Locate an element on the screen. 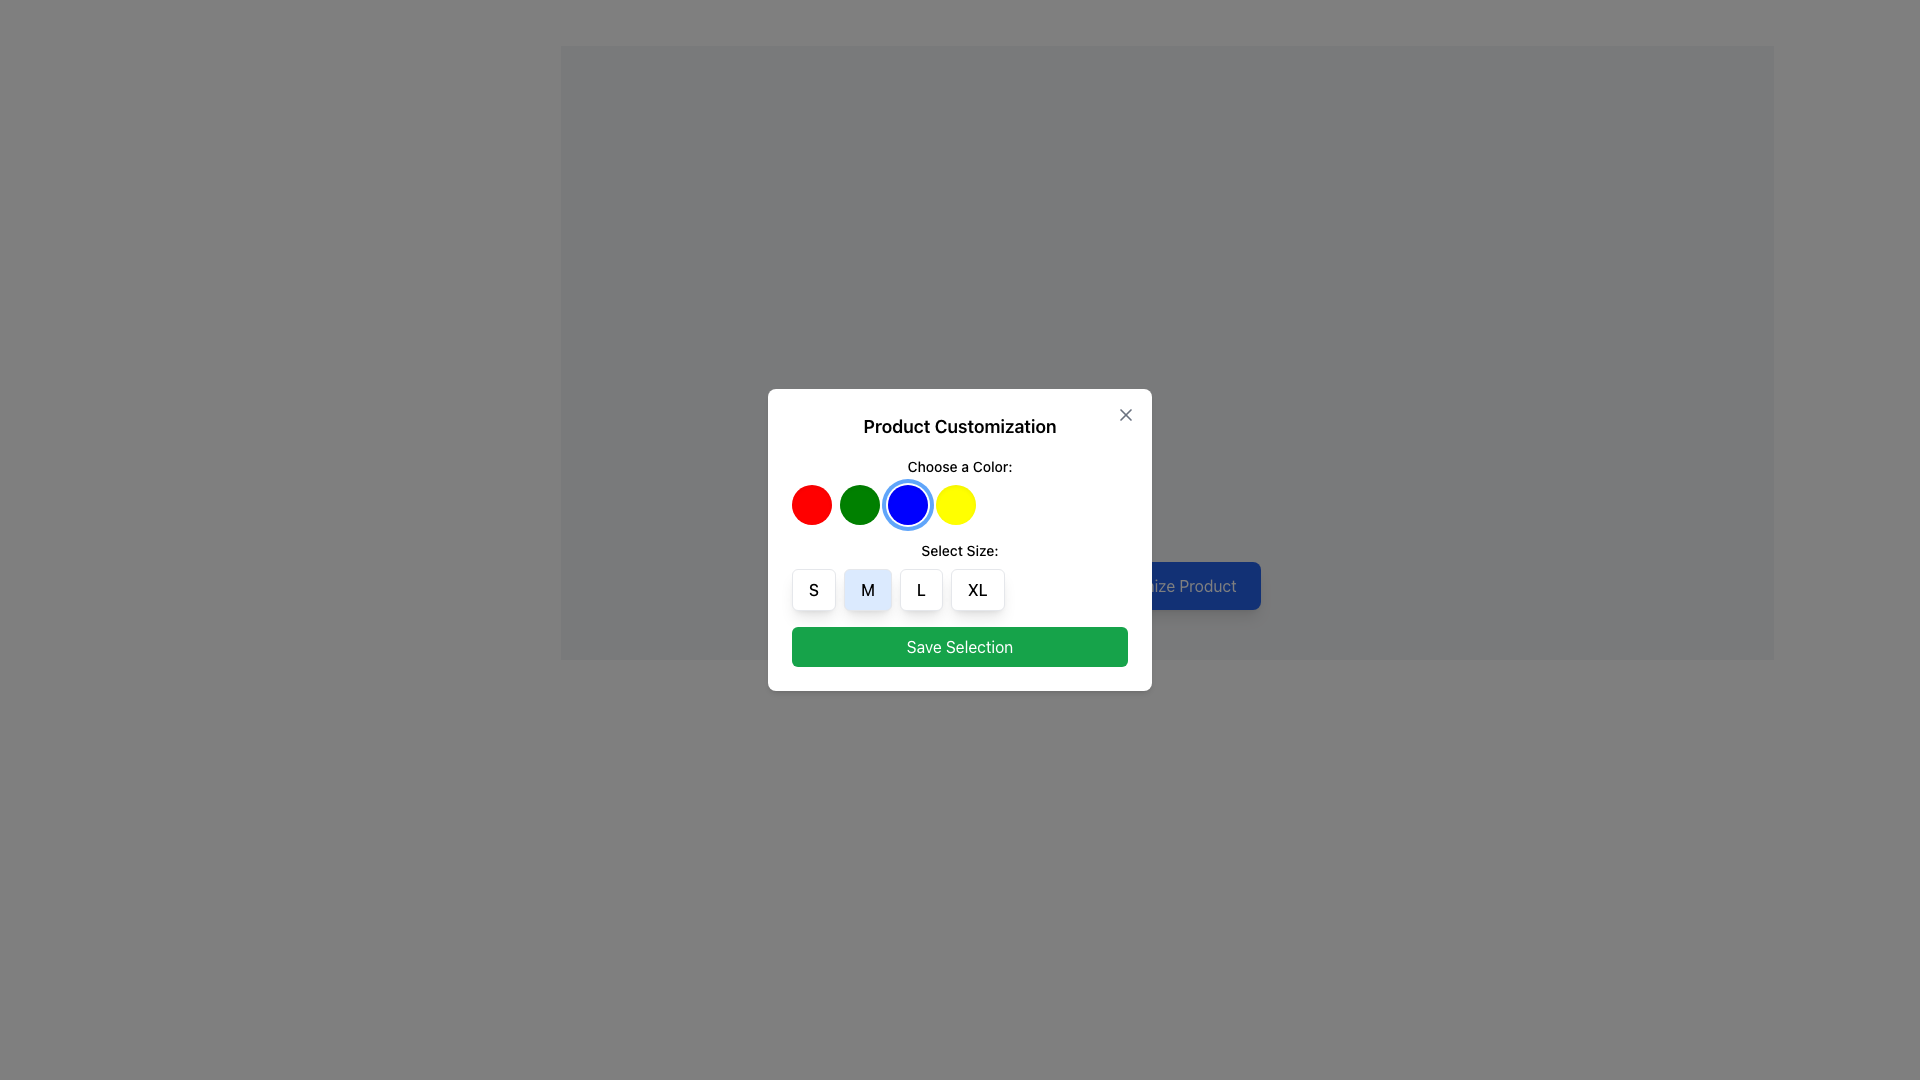 The image size is (1920, 1080). the 'XL' size option button located to the right of the 'L' button in the size selection group under the 'Select Size:' label is located at coordinates (977, 589).